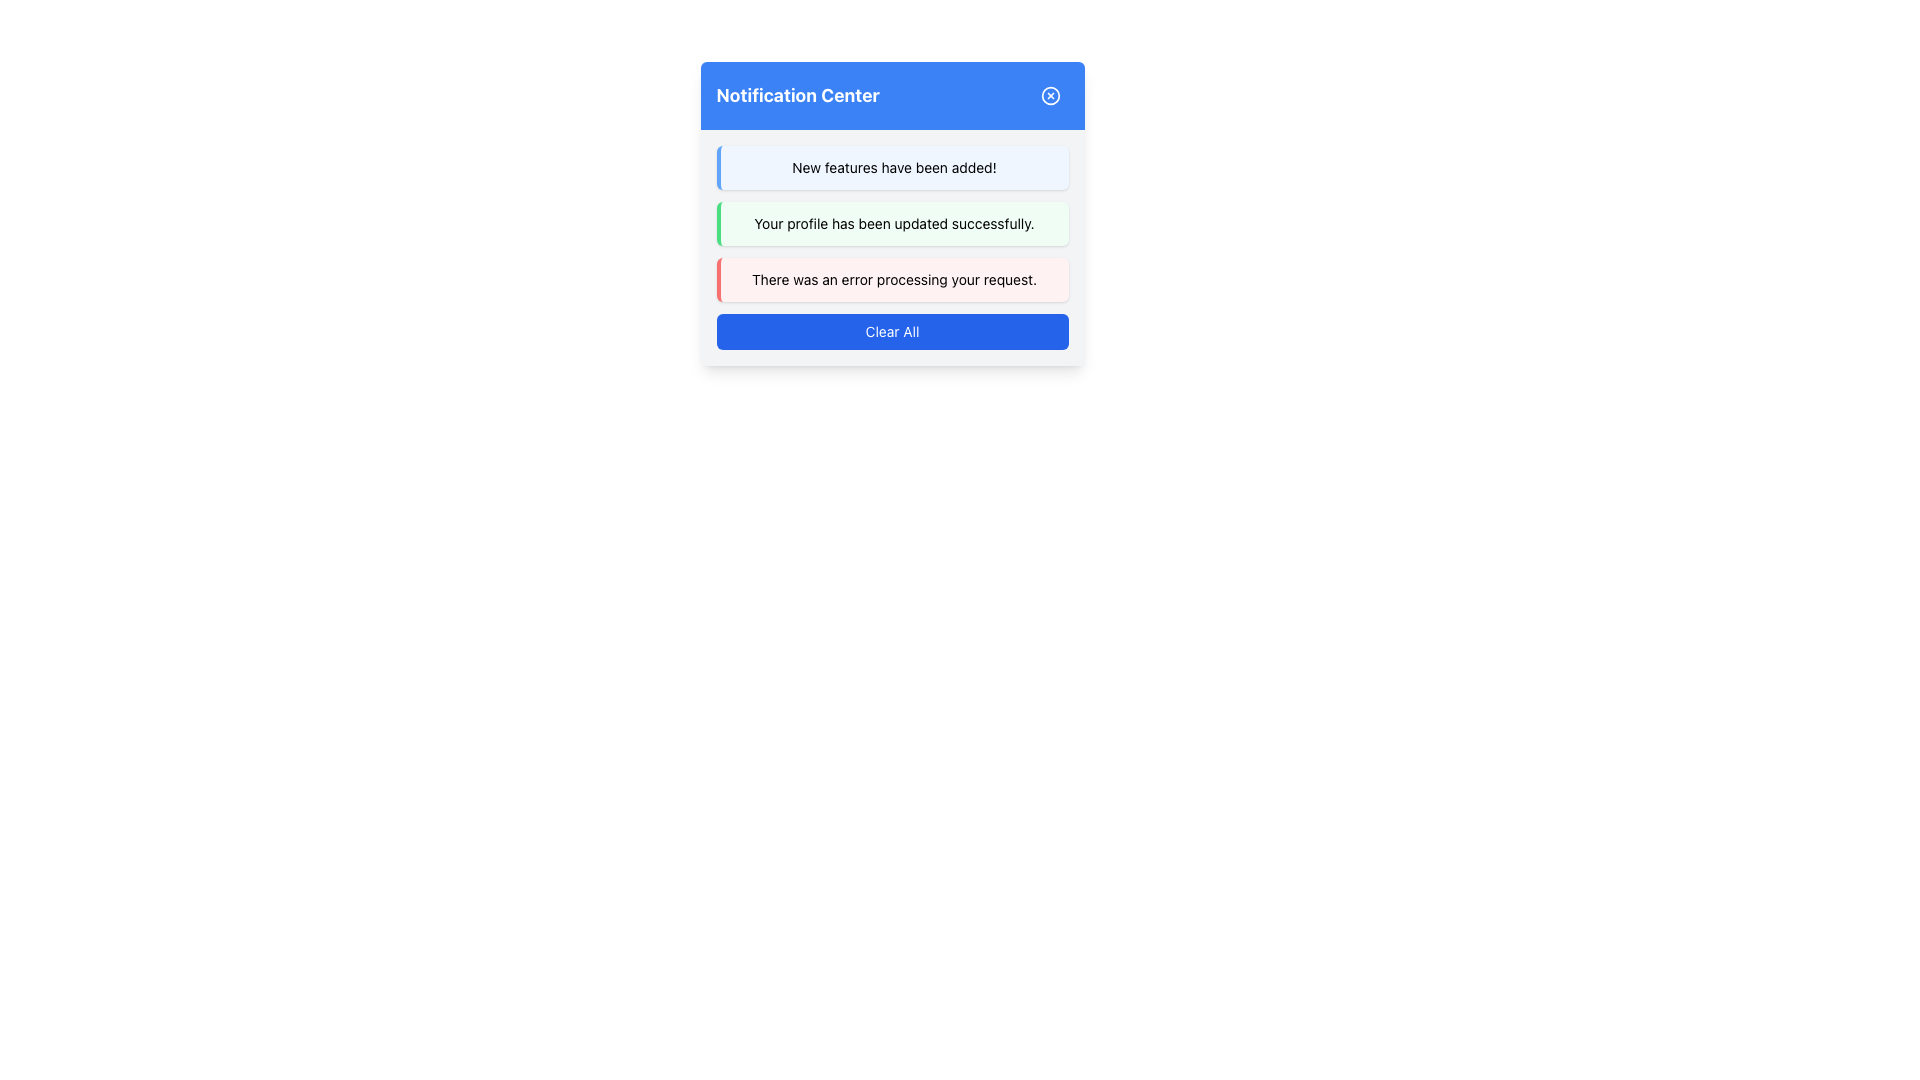  I want to click on the 'Clear All' button, which is a rectangular button with a blue background and white text, located at the bottom of the notification panel, so click(891, 330).